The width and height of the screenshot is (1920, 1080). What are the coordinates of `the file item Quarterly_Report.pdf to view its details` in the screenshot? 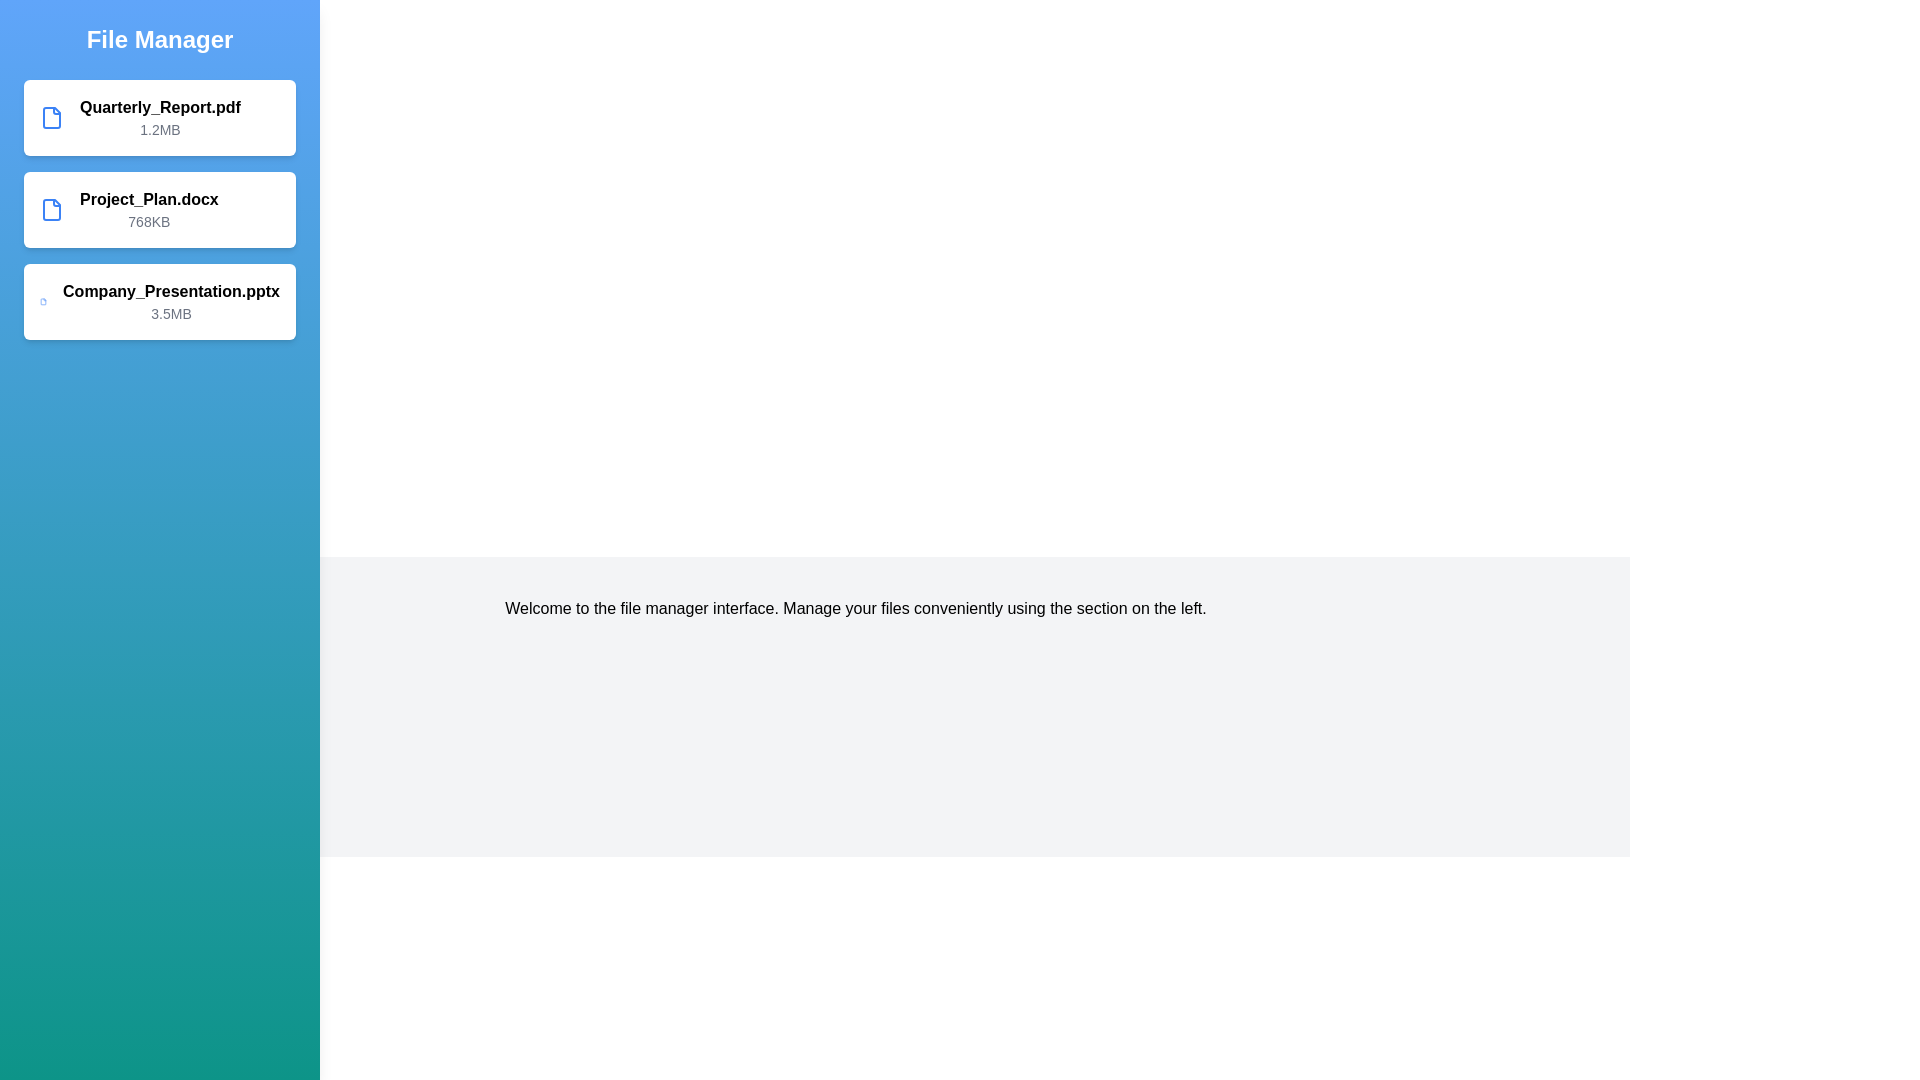 It's located at (158, 118).